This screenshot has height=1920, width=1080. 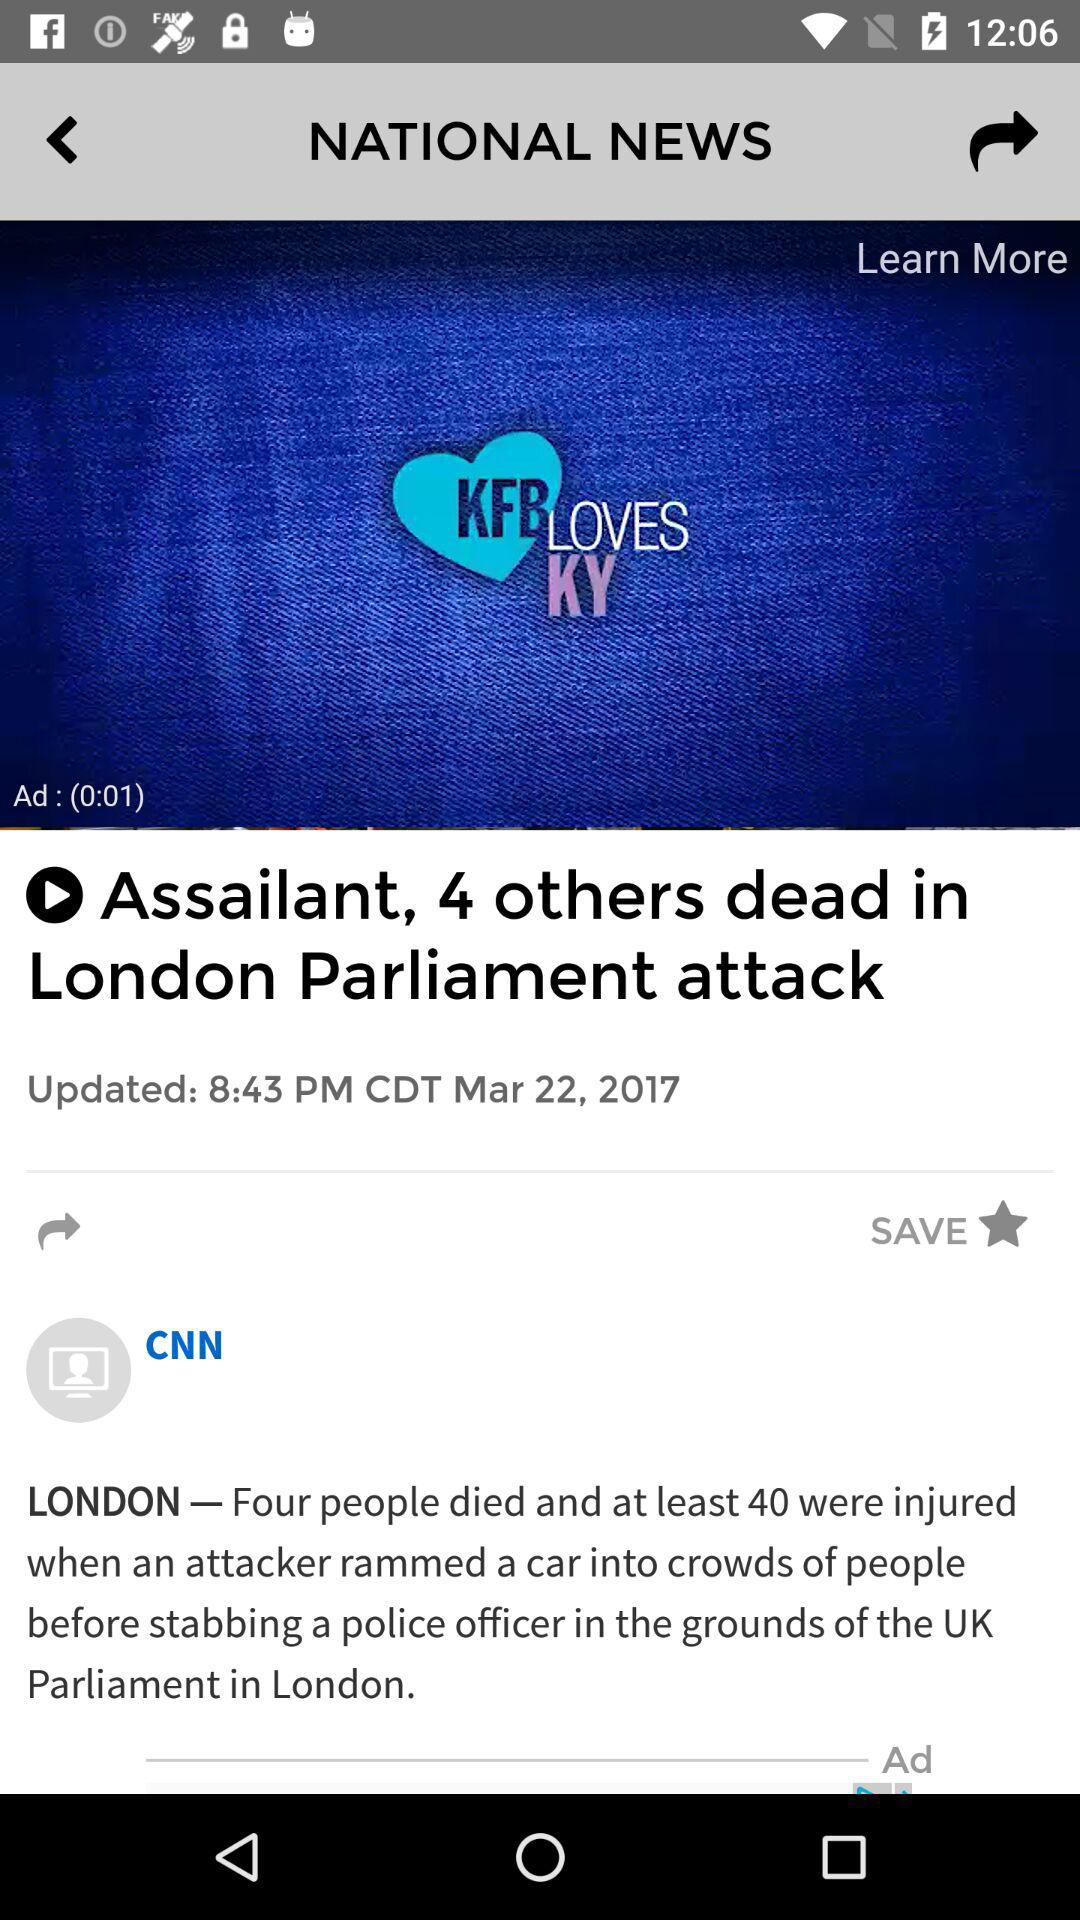 What do you see at coordinates (107, 140) in the screenshot?
I see `the icon at the top left corner` at bounding box center [107, 140].